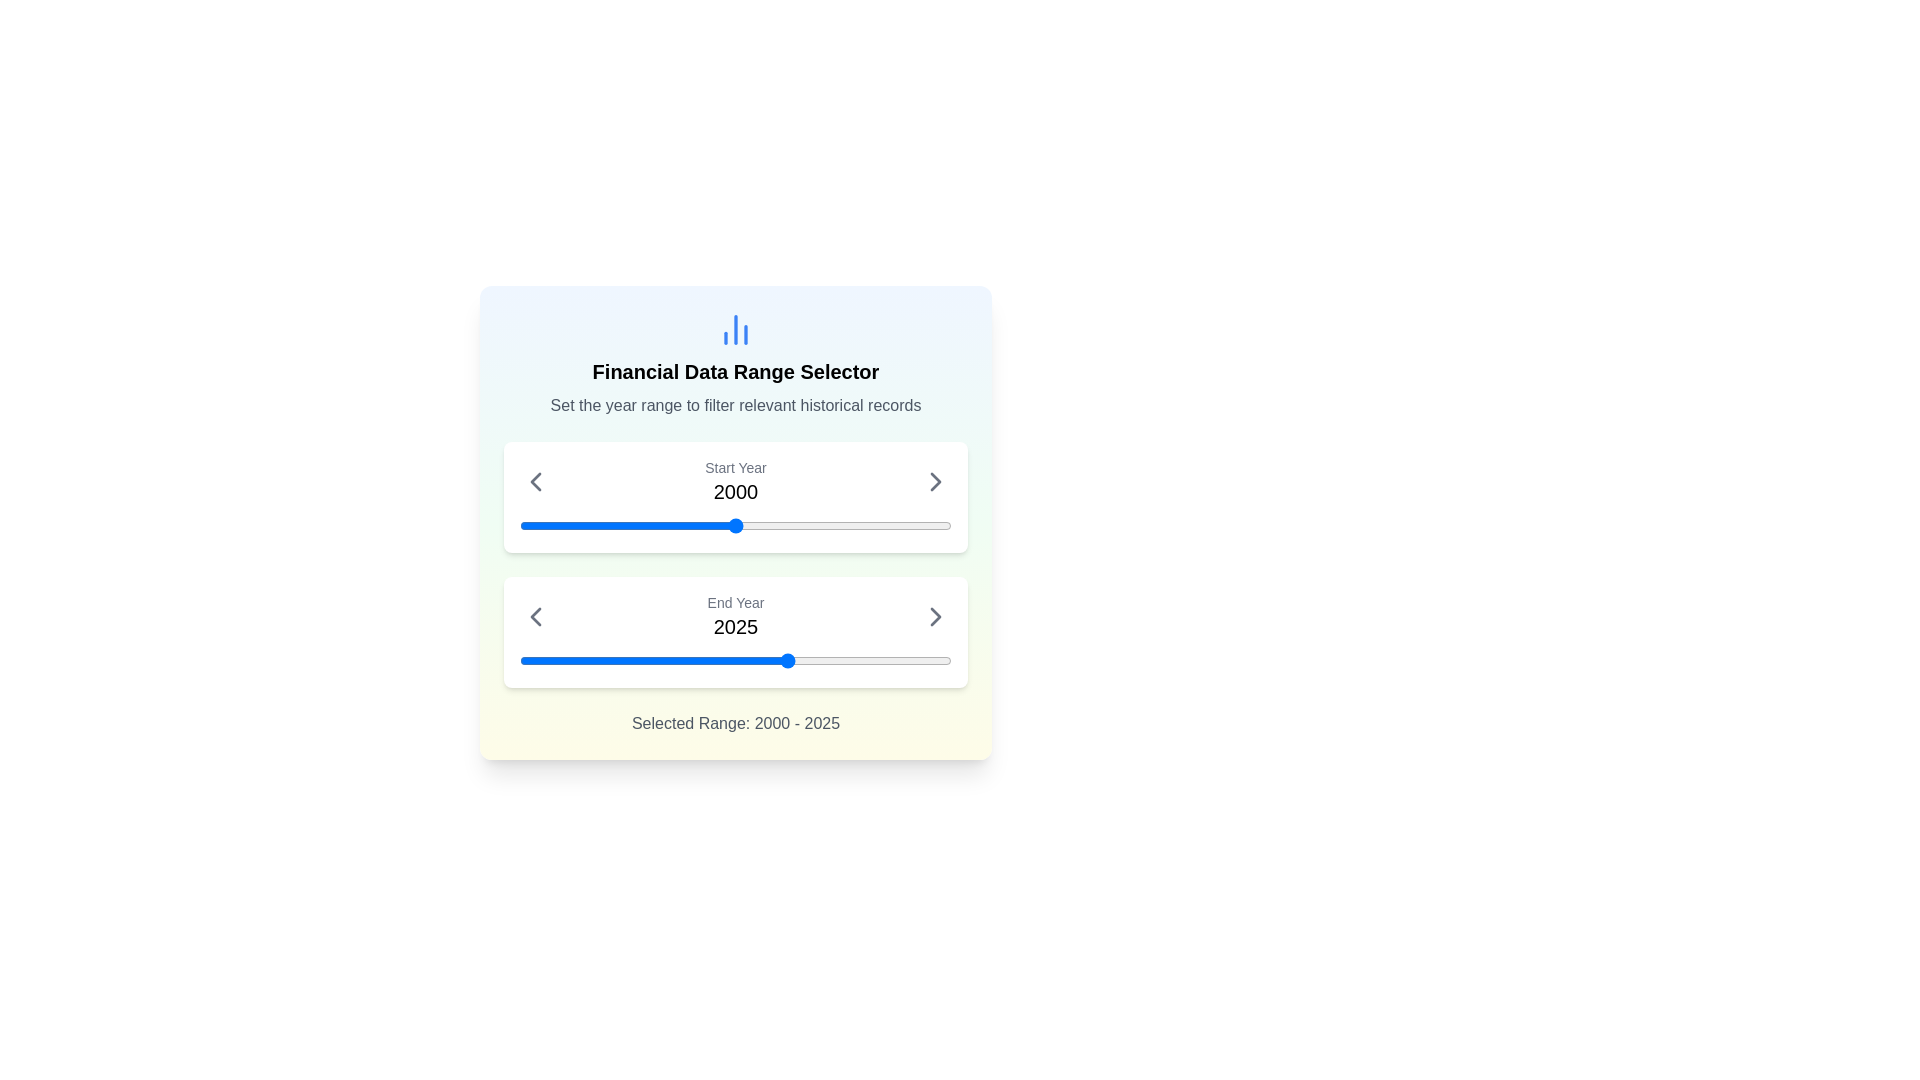 The width and height of the screenshot is (1920, 1080). What do you see at coordinates (791, 524) in the screenshot?
I see `the start year` at bounding box center [791, 524].